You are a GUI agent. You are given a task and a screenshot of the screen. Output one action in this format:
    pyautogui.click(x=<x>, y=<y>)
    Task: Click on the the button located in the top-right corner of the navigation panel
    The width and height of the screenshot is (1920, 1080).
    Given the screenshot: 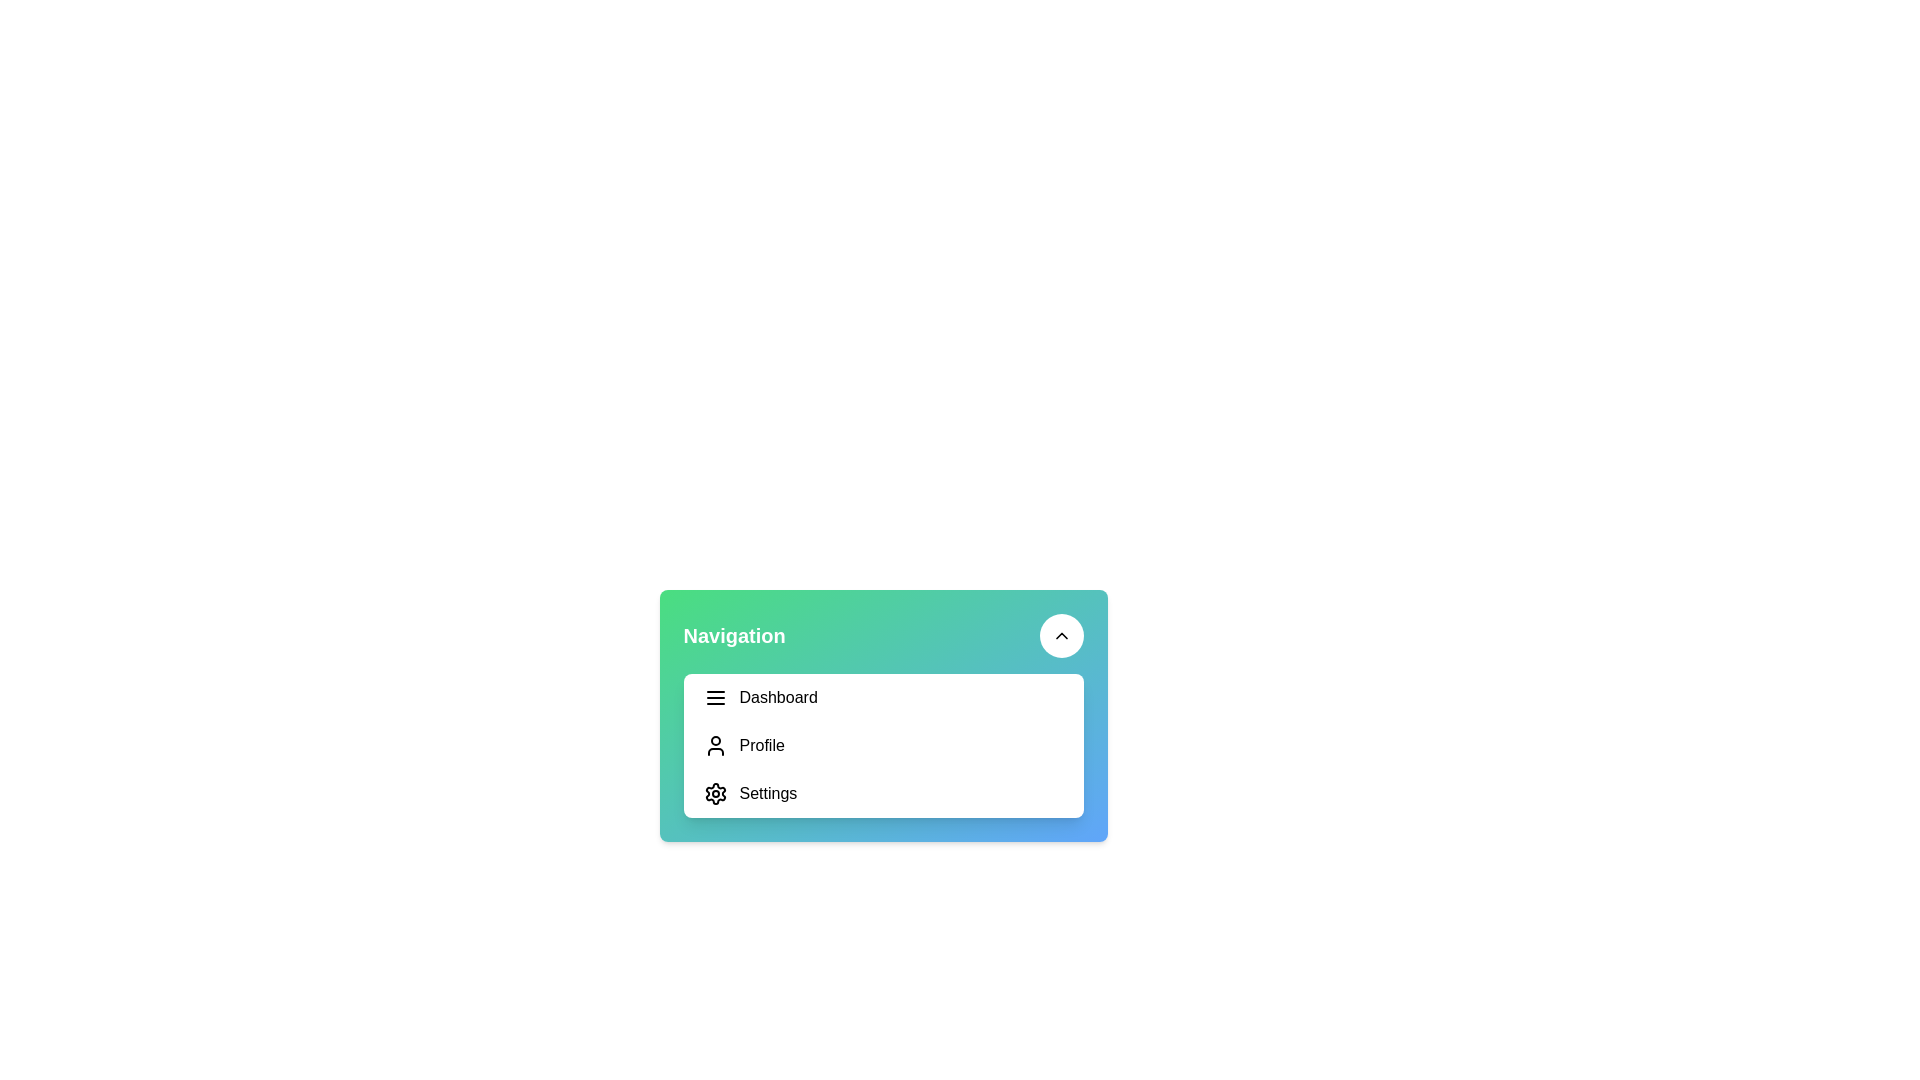 What is the action you would take?
    pyautogui.click(x=1060, y=636)
    